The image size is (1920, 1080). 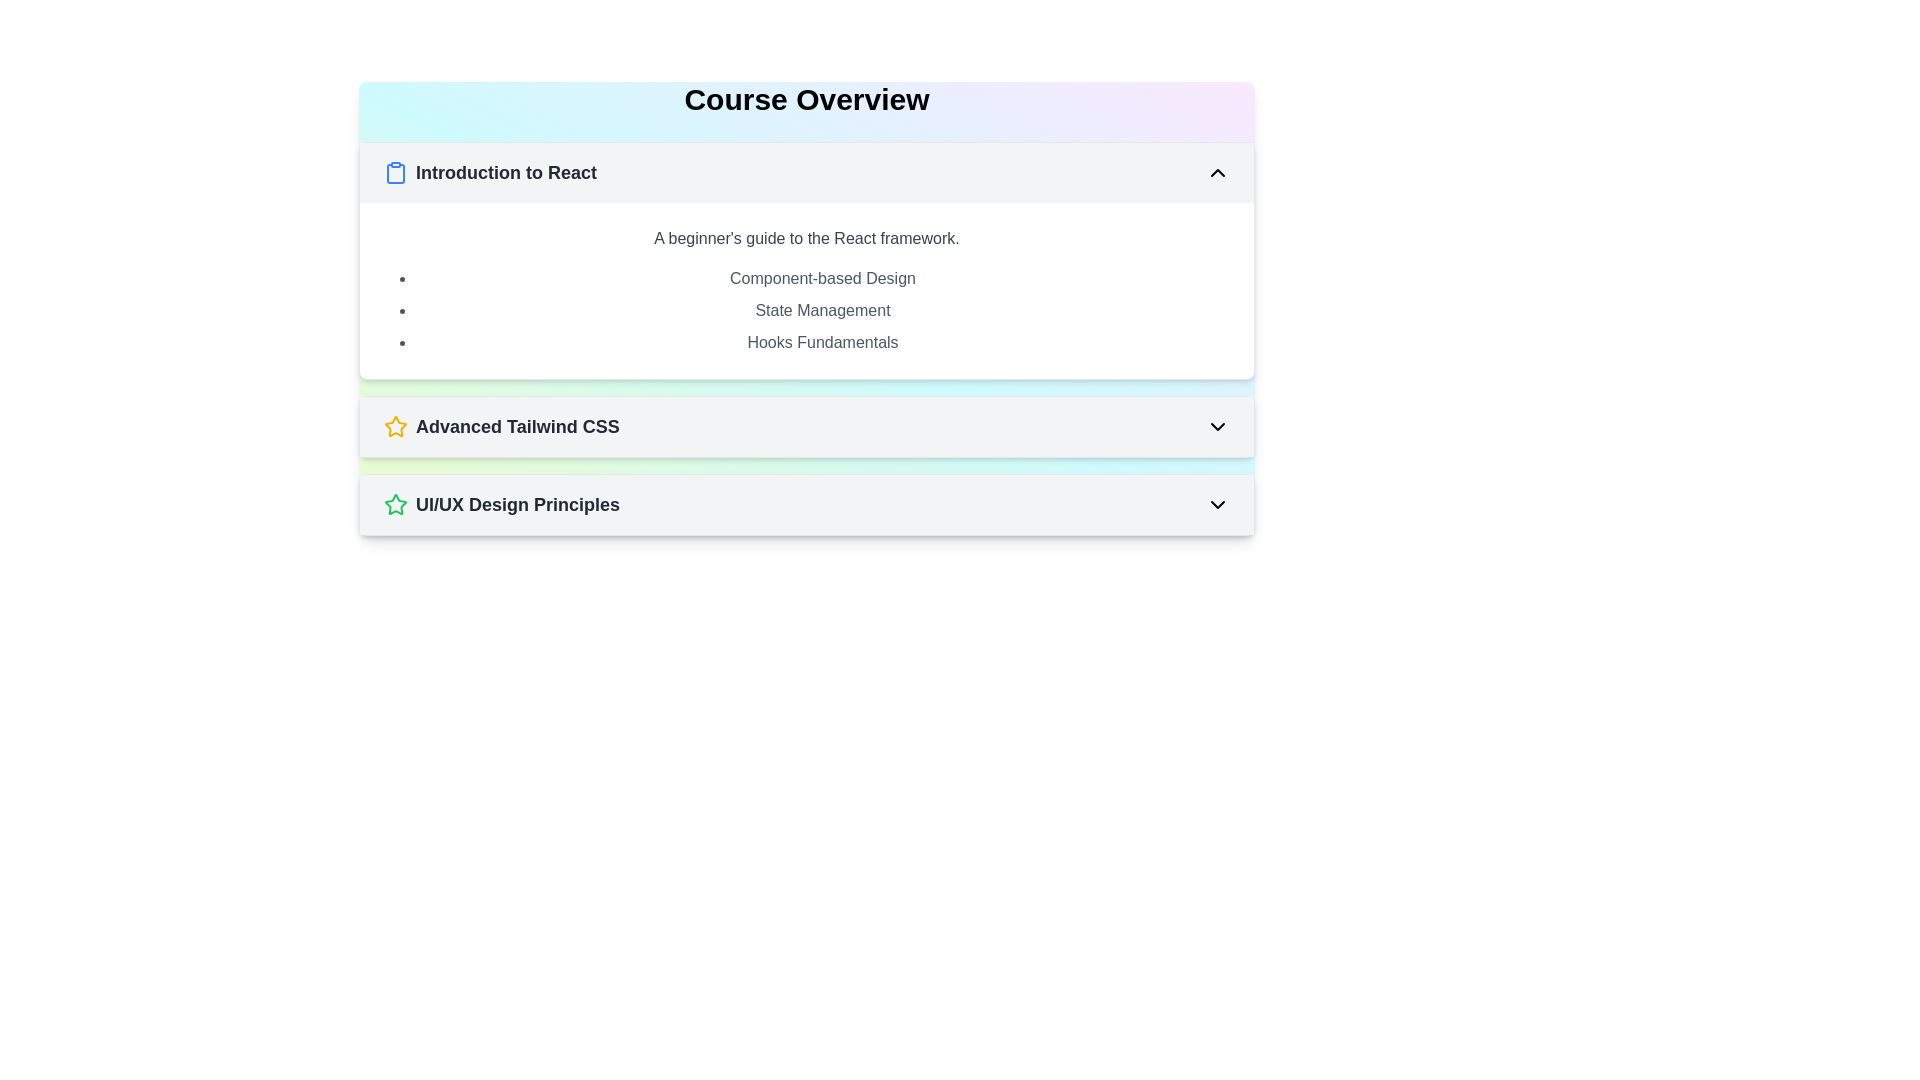 I want to click on the corresponding course section, so click(x=506, y=172).